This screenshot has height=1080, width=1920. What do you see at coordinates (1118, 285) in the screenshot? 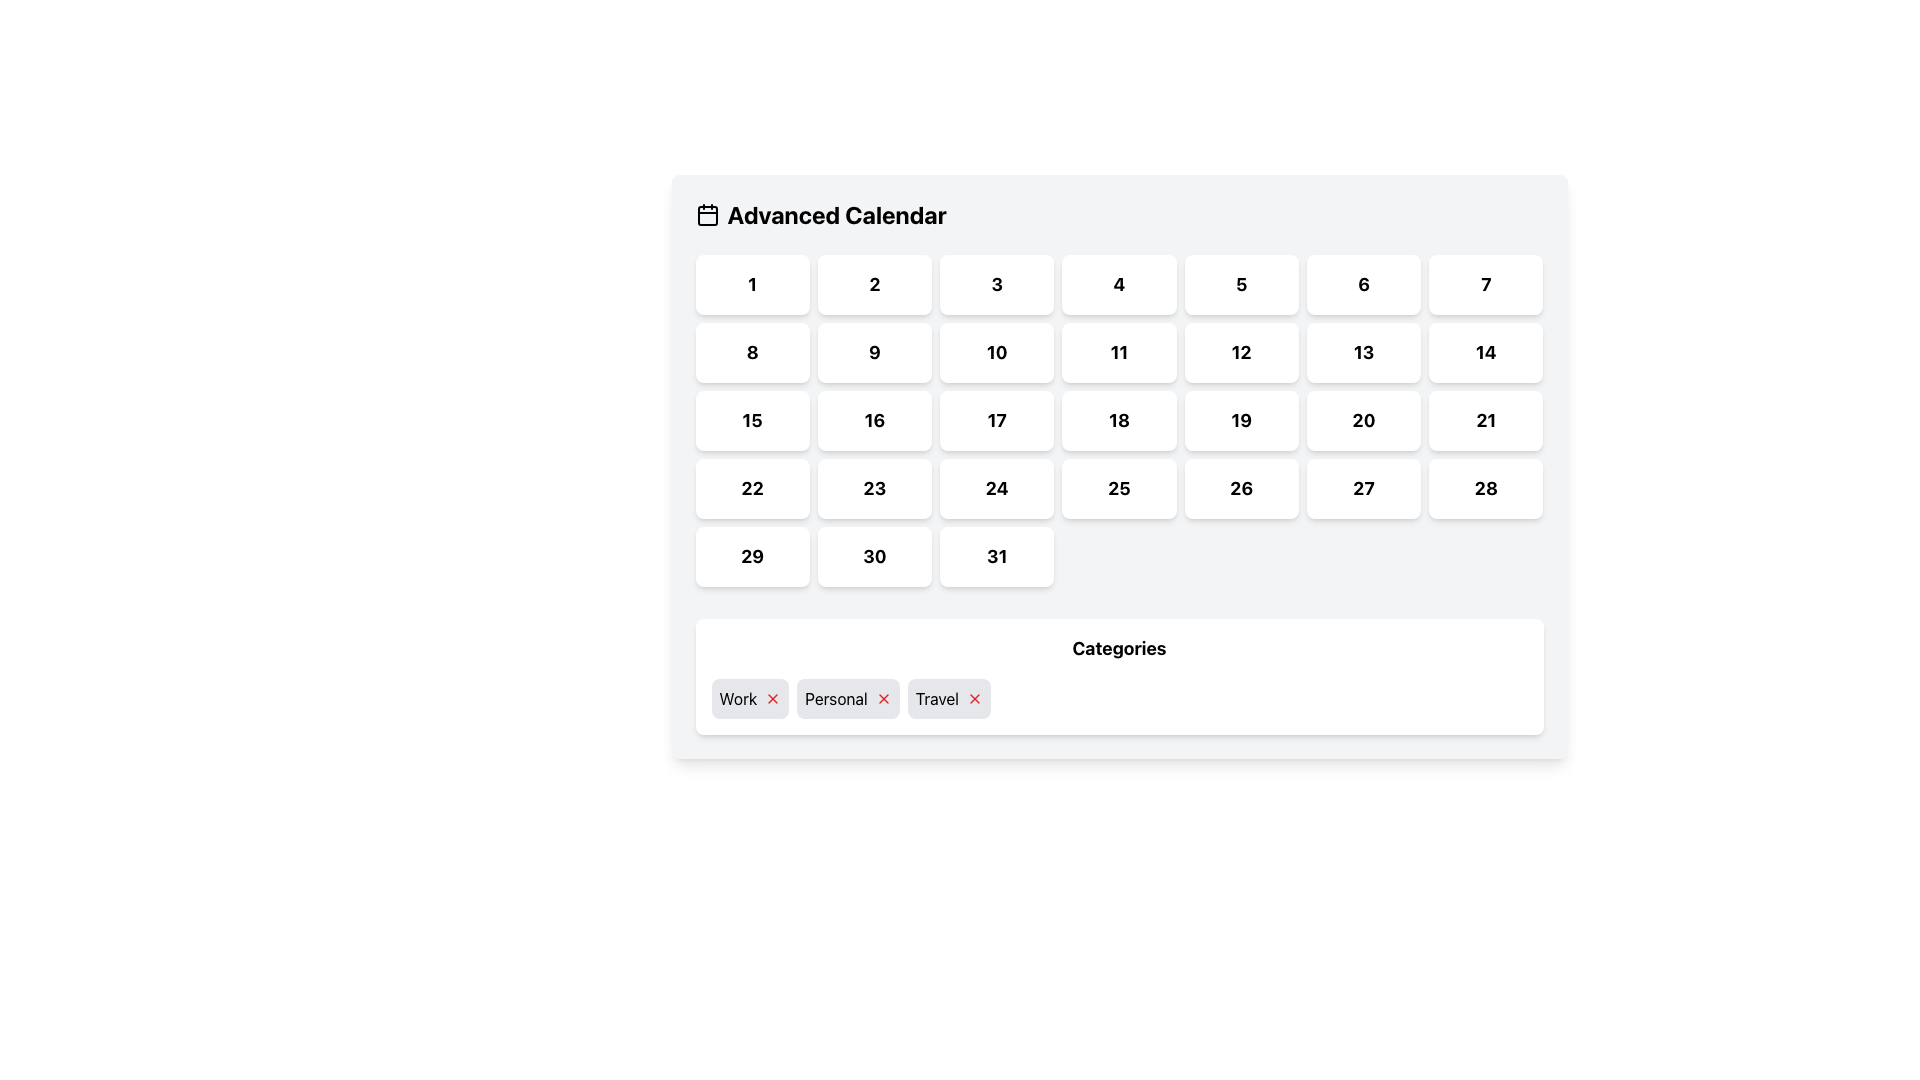
I see `the interactive button representing the fourth day in the 'Advanced Calendar' interface` at bounding box center [1118, 285].